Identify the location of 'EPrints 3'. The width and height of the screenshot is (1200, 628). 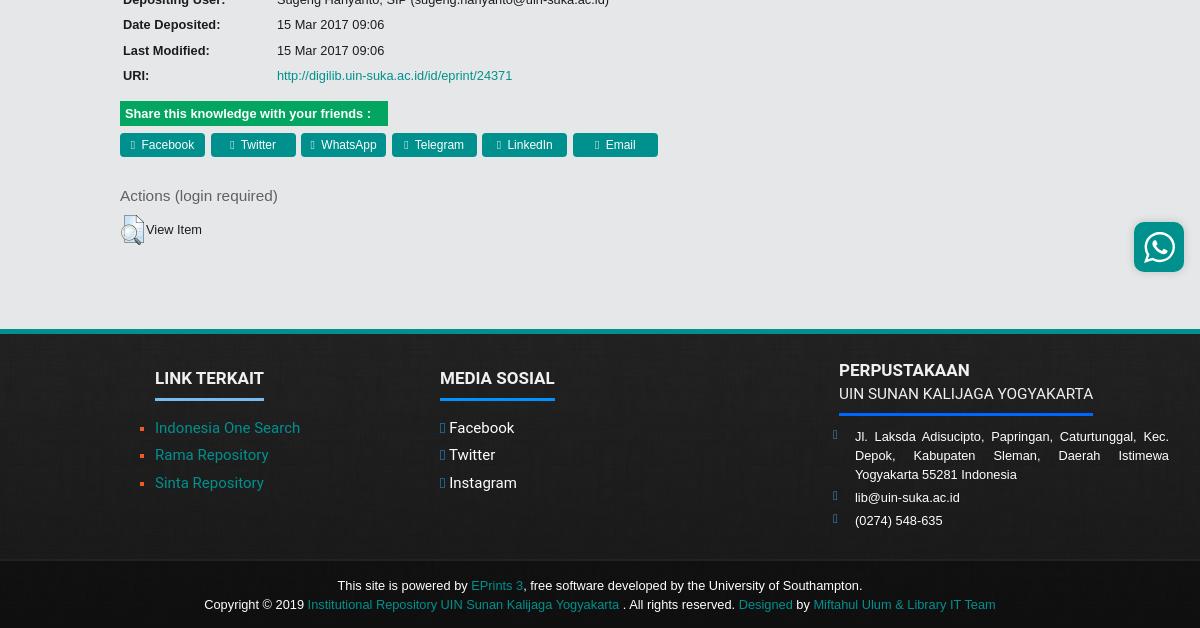
(496, 583).